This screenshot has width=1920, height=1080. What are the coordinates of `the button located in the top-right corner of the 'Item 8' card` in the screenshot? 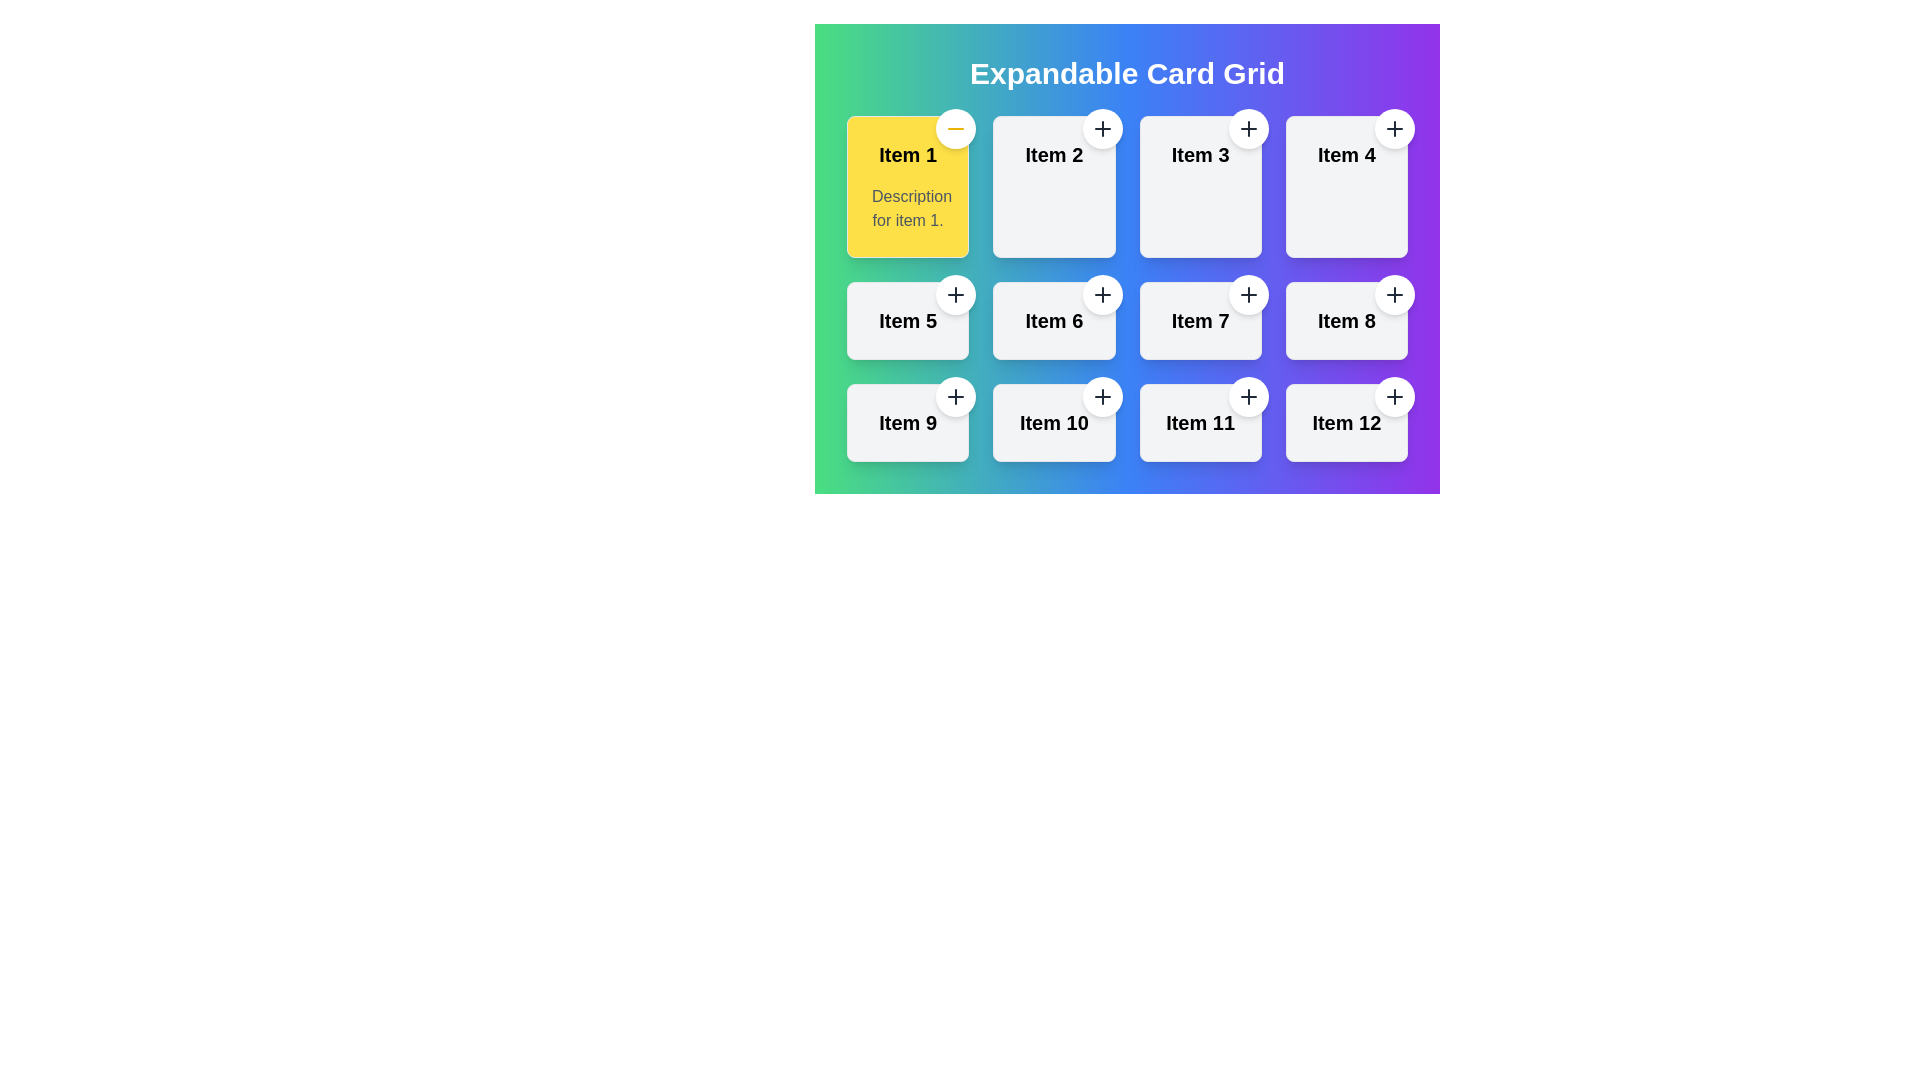 It's located at (1394, 294).